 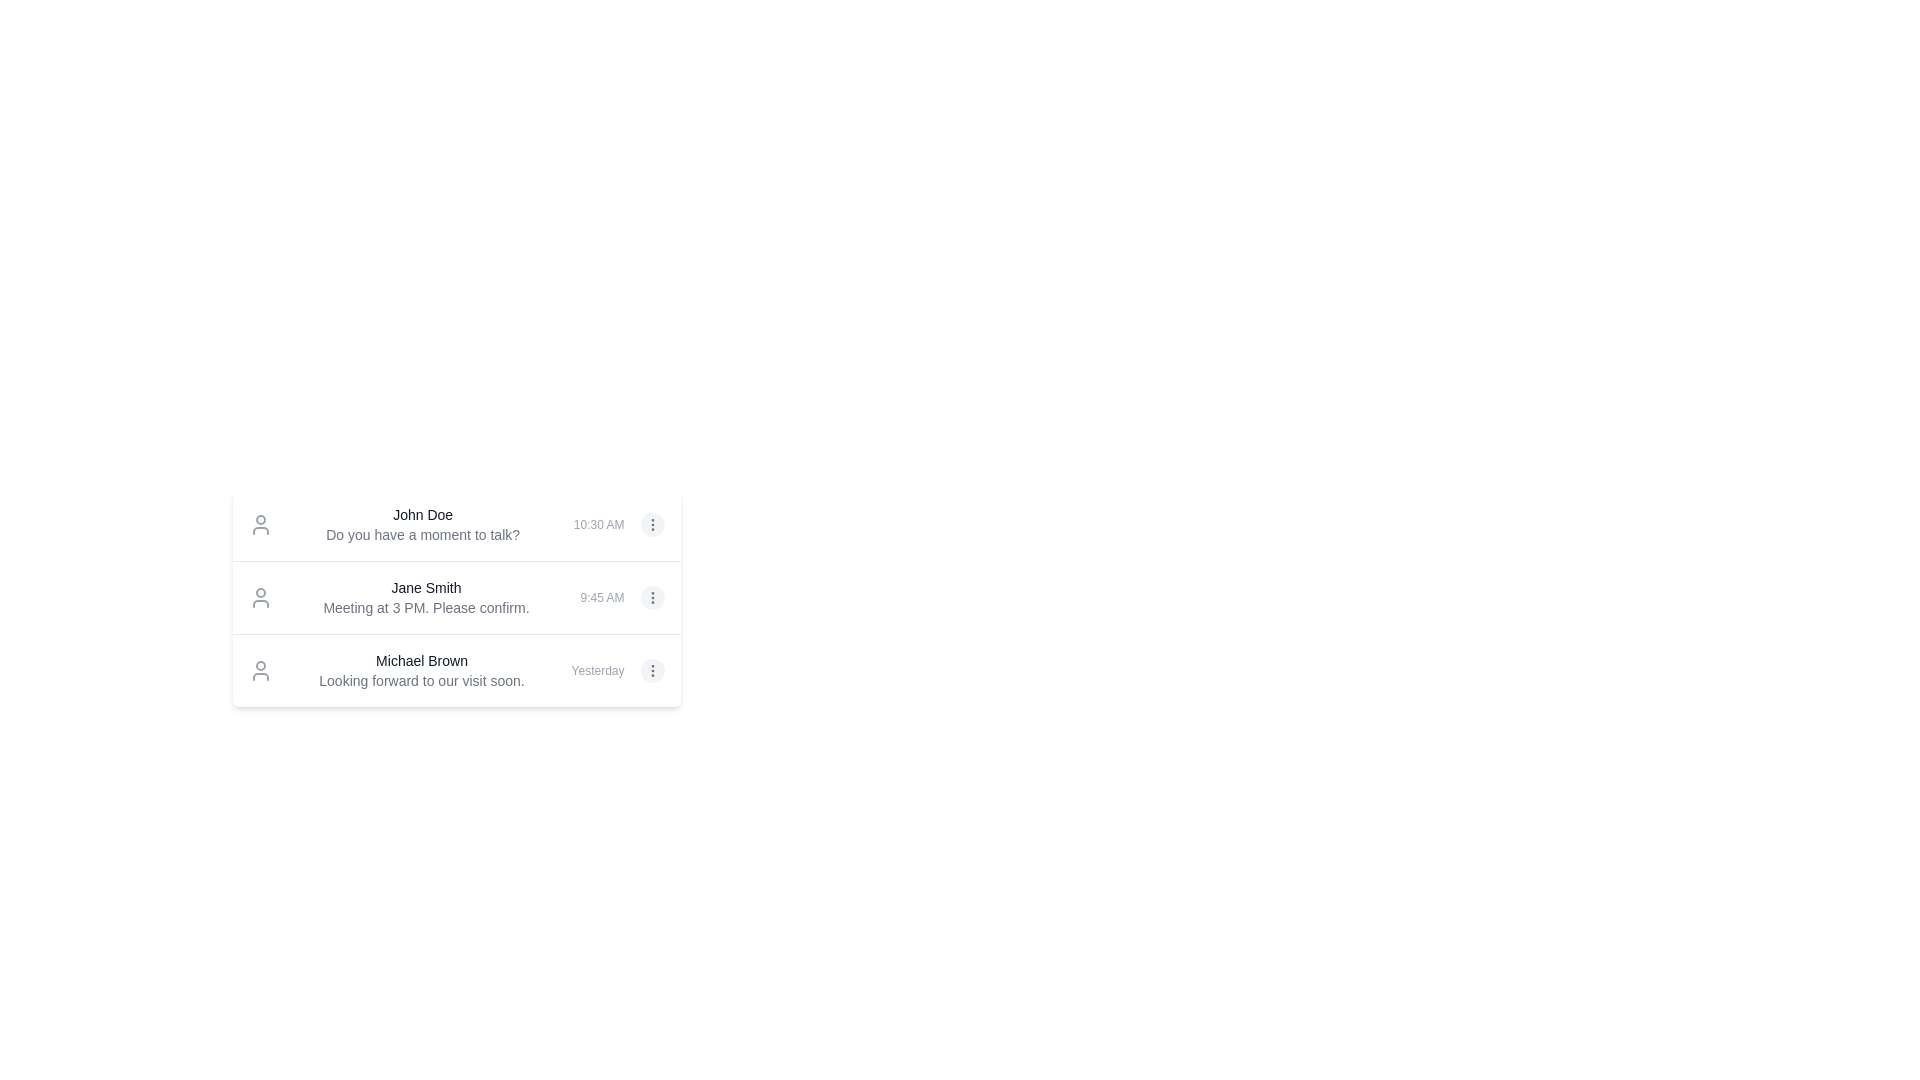 What do you see at coordinates (259, 596) in the screenshot?
I see `the user profile icon for 'Jane Smith', which is located in the second list item of a vertical list, to visually indicate the associated user` at bounding box center [259, 596].